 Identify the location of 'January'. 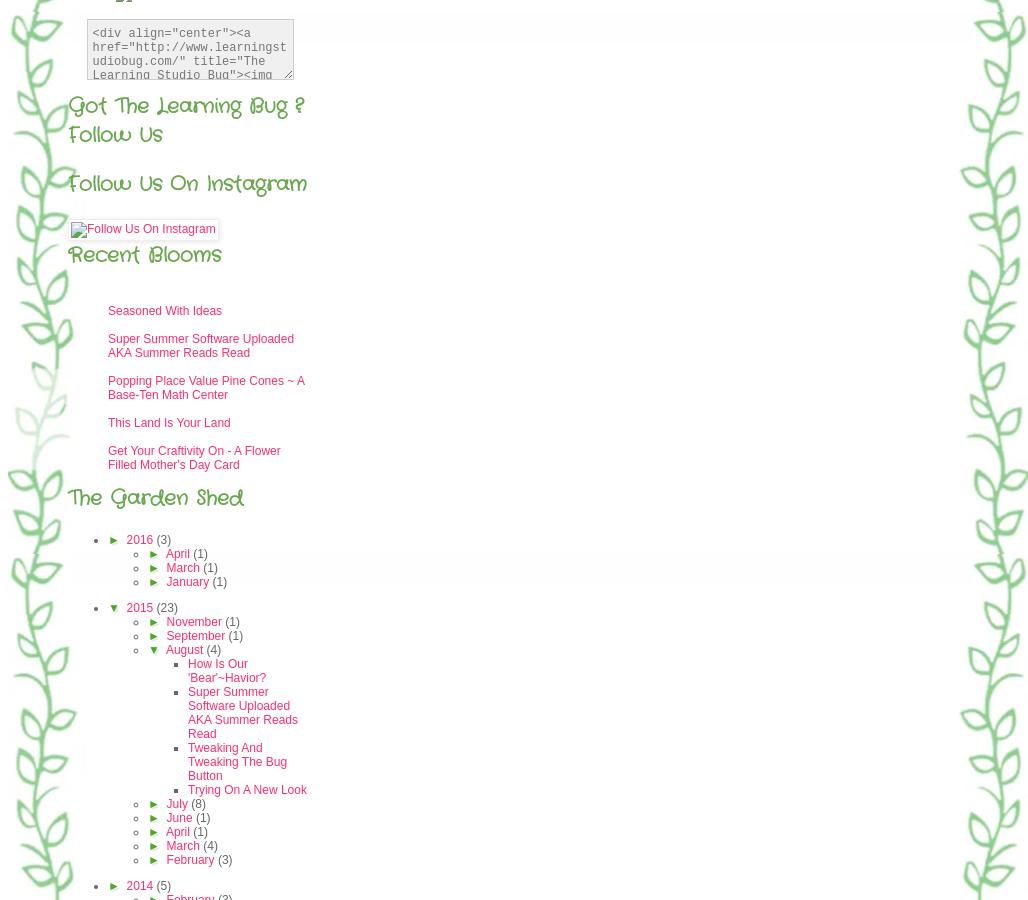
(166, 581).